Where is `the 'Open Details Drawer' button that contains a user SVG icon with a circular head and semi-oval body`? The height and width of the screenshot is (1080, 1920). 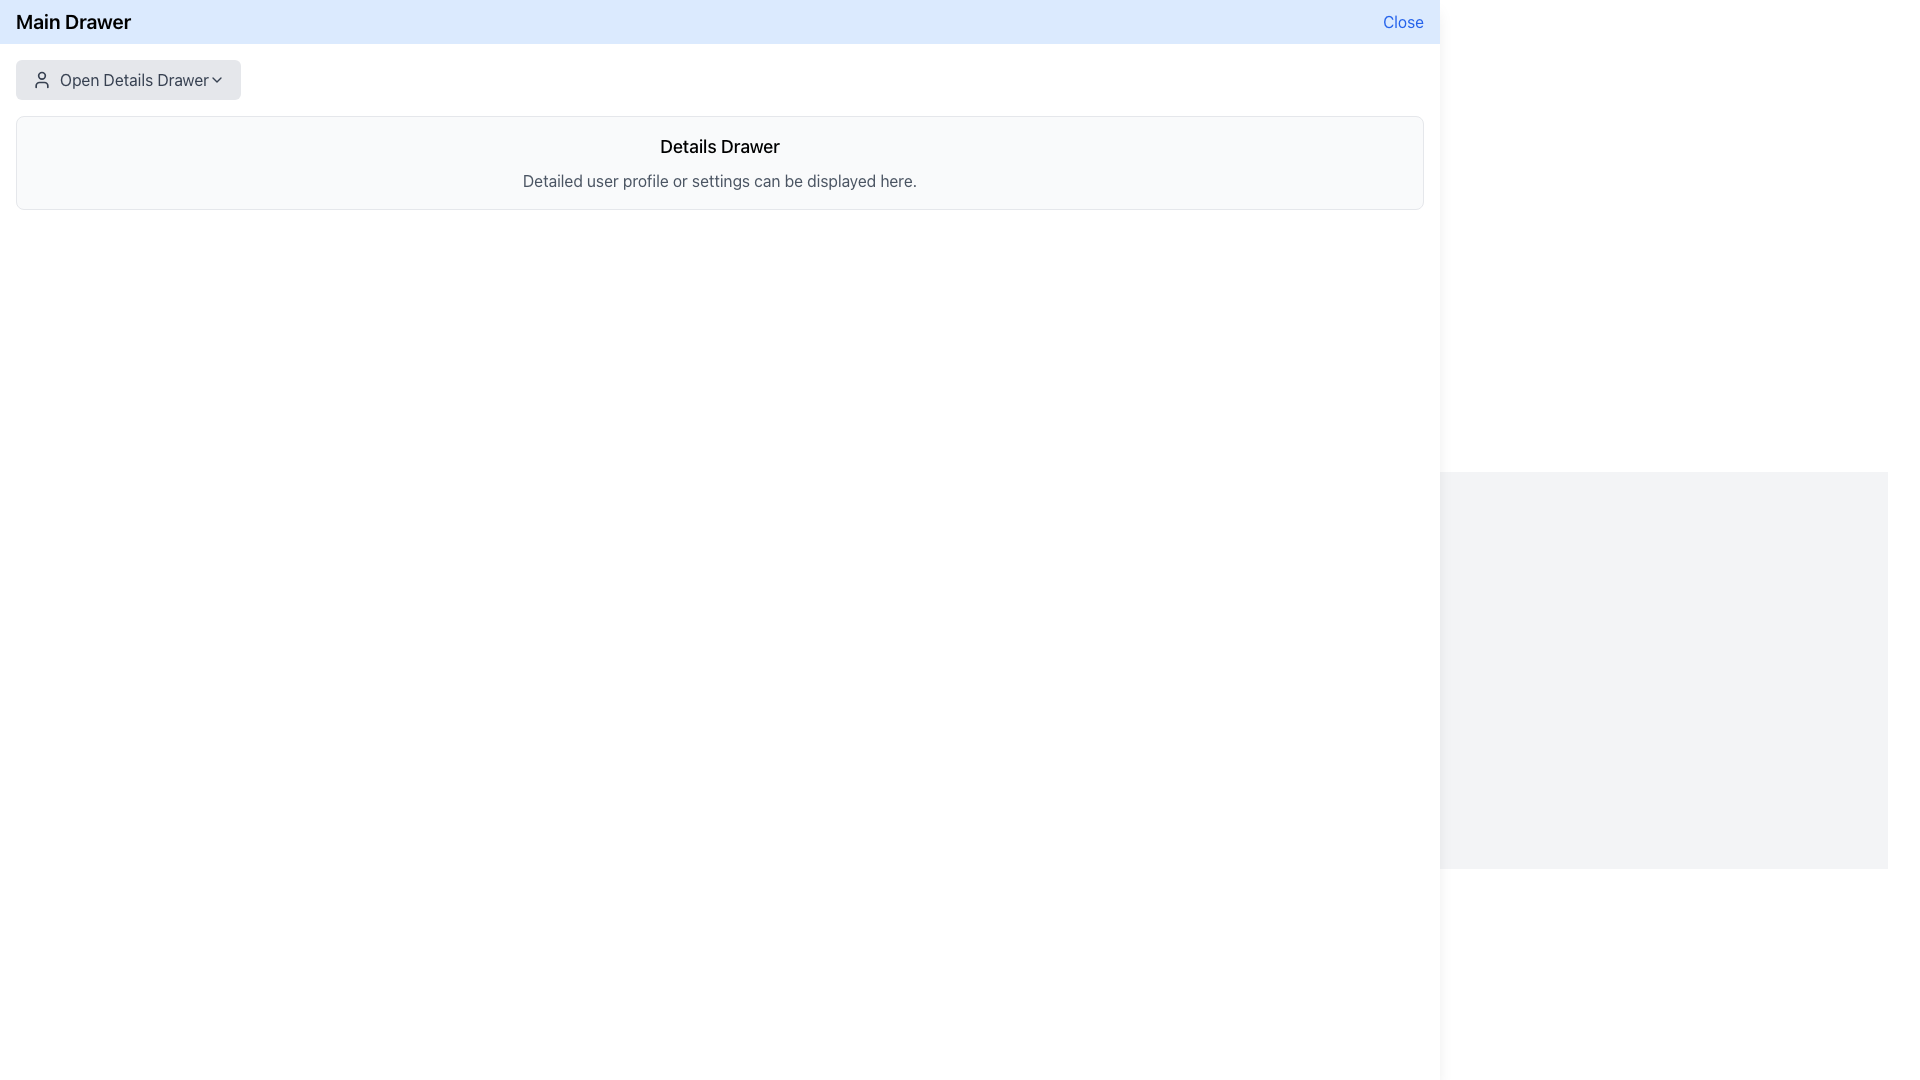 the 'Open Details Drawer' button that contains a user SVG icon with a circular head and semi-oval body is located at coordinates (42, 79).